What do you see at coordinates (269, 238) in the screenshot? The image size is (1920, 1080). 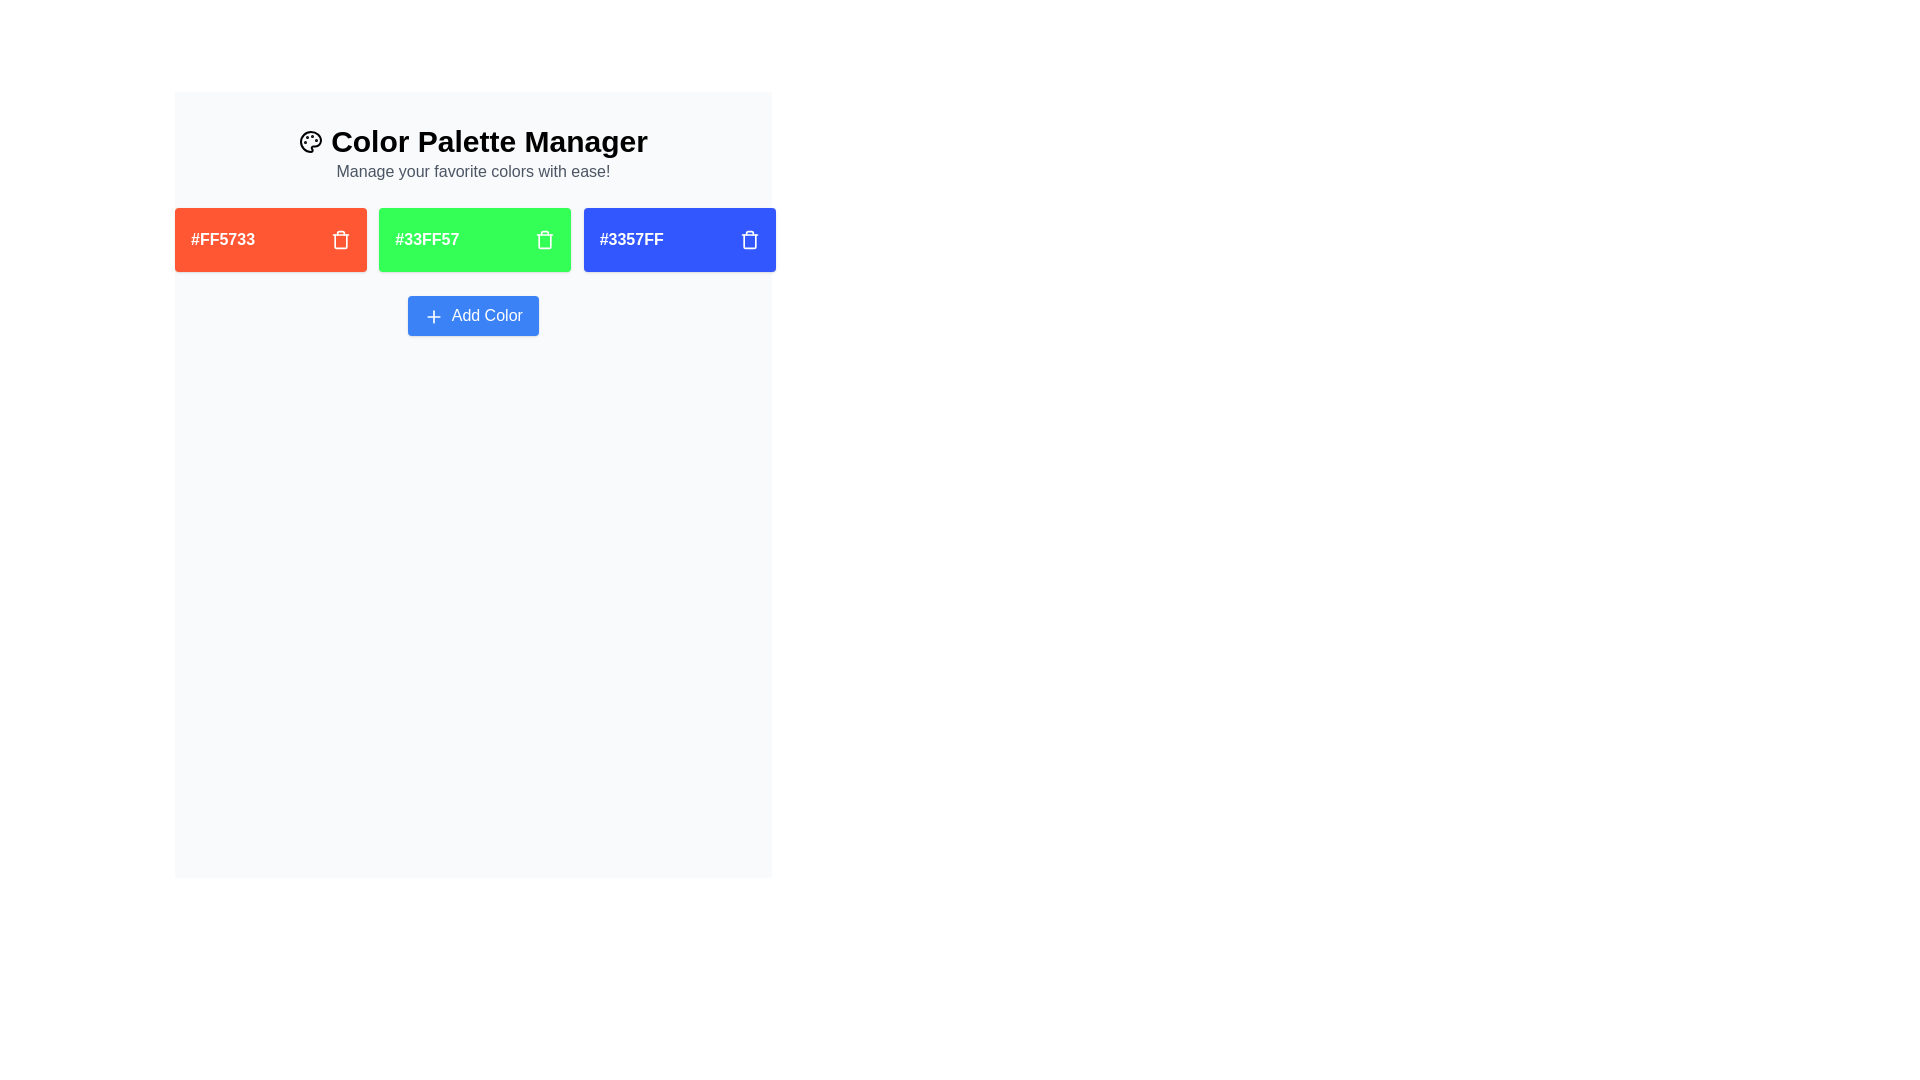 I see `the colored box with label and trash can icon representing the color '#FF5733' in the color palette manager` at bounding box center [269, 238].